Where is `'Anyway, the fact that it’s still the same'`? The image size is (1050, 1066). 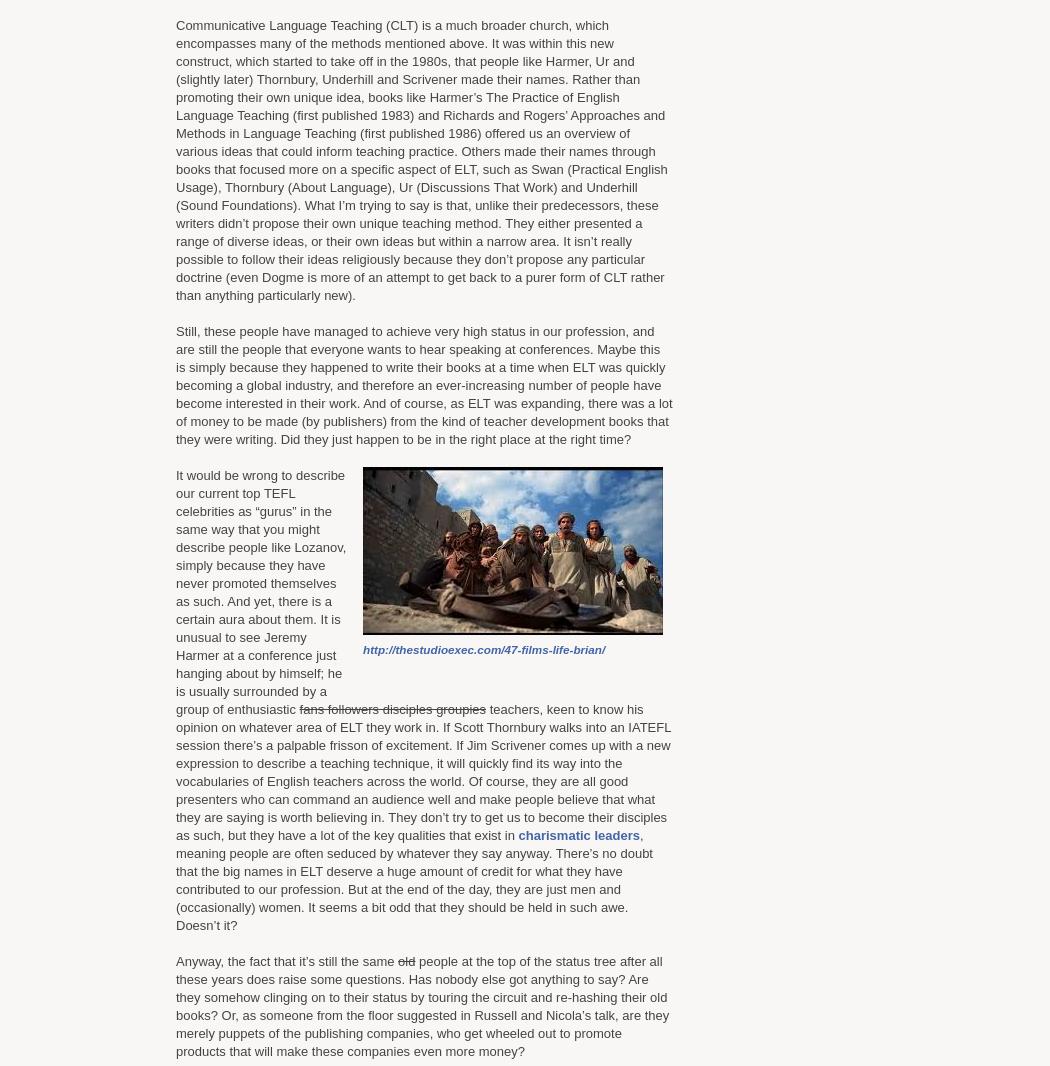
'Anyway, the fact that it’s still the same' is located at coordinates (285, 961).